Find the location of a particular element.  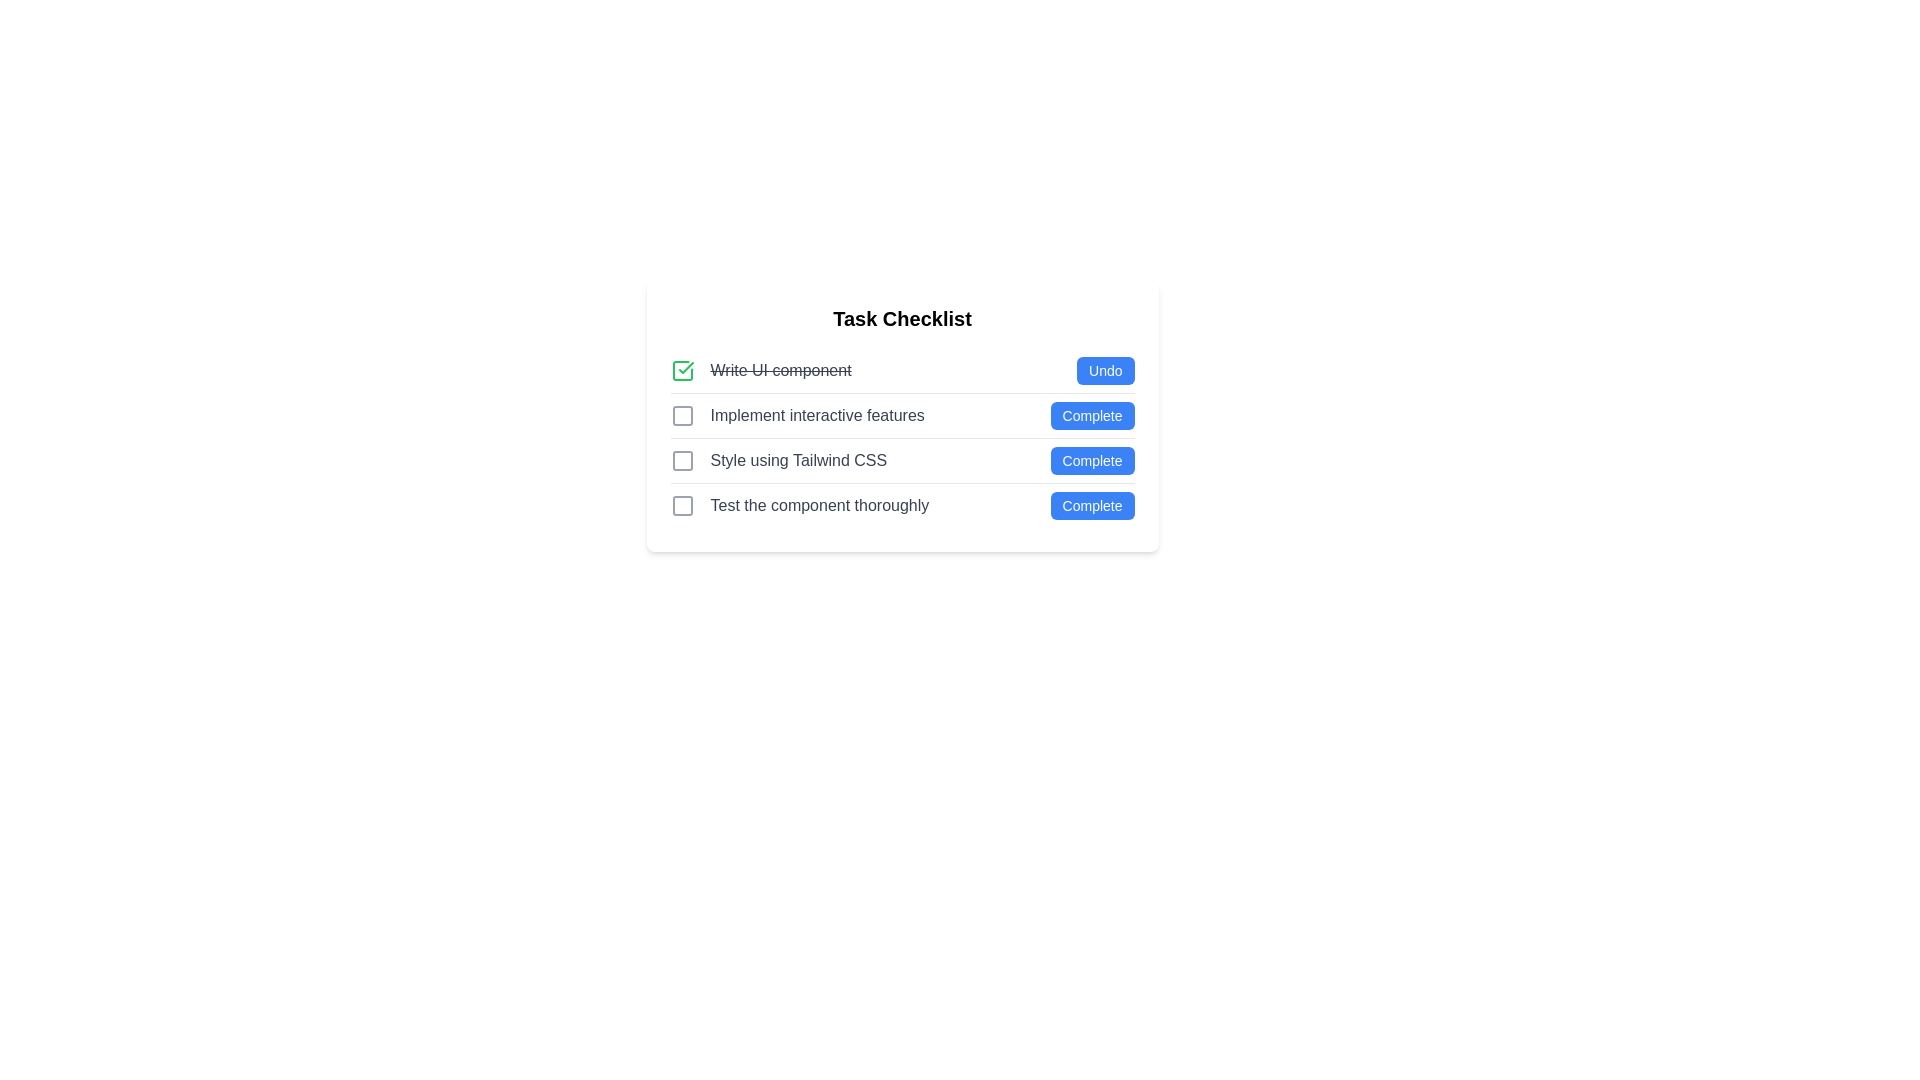

the first icon in the checklist that indicates the completed status of the 'Write UI component' task is located at coordinates (682, 370).